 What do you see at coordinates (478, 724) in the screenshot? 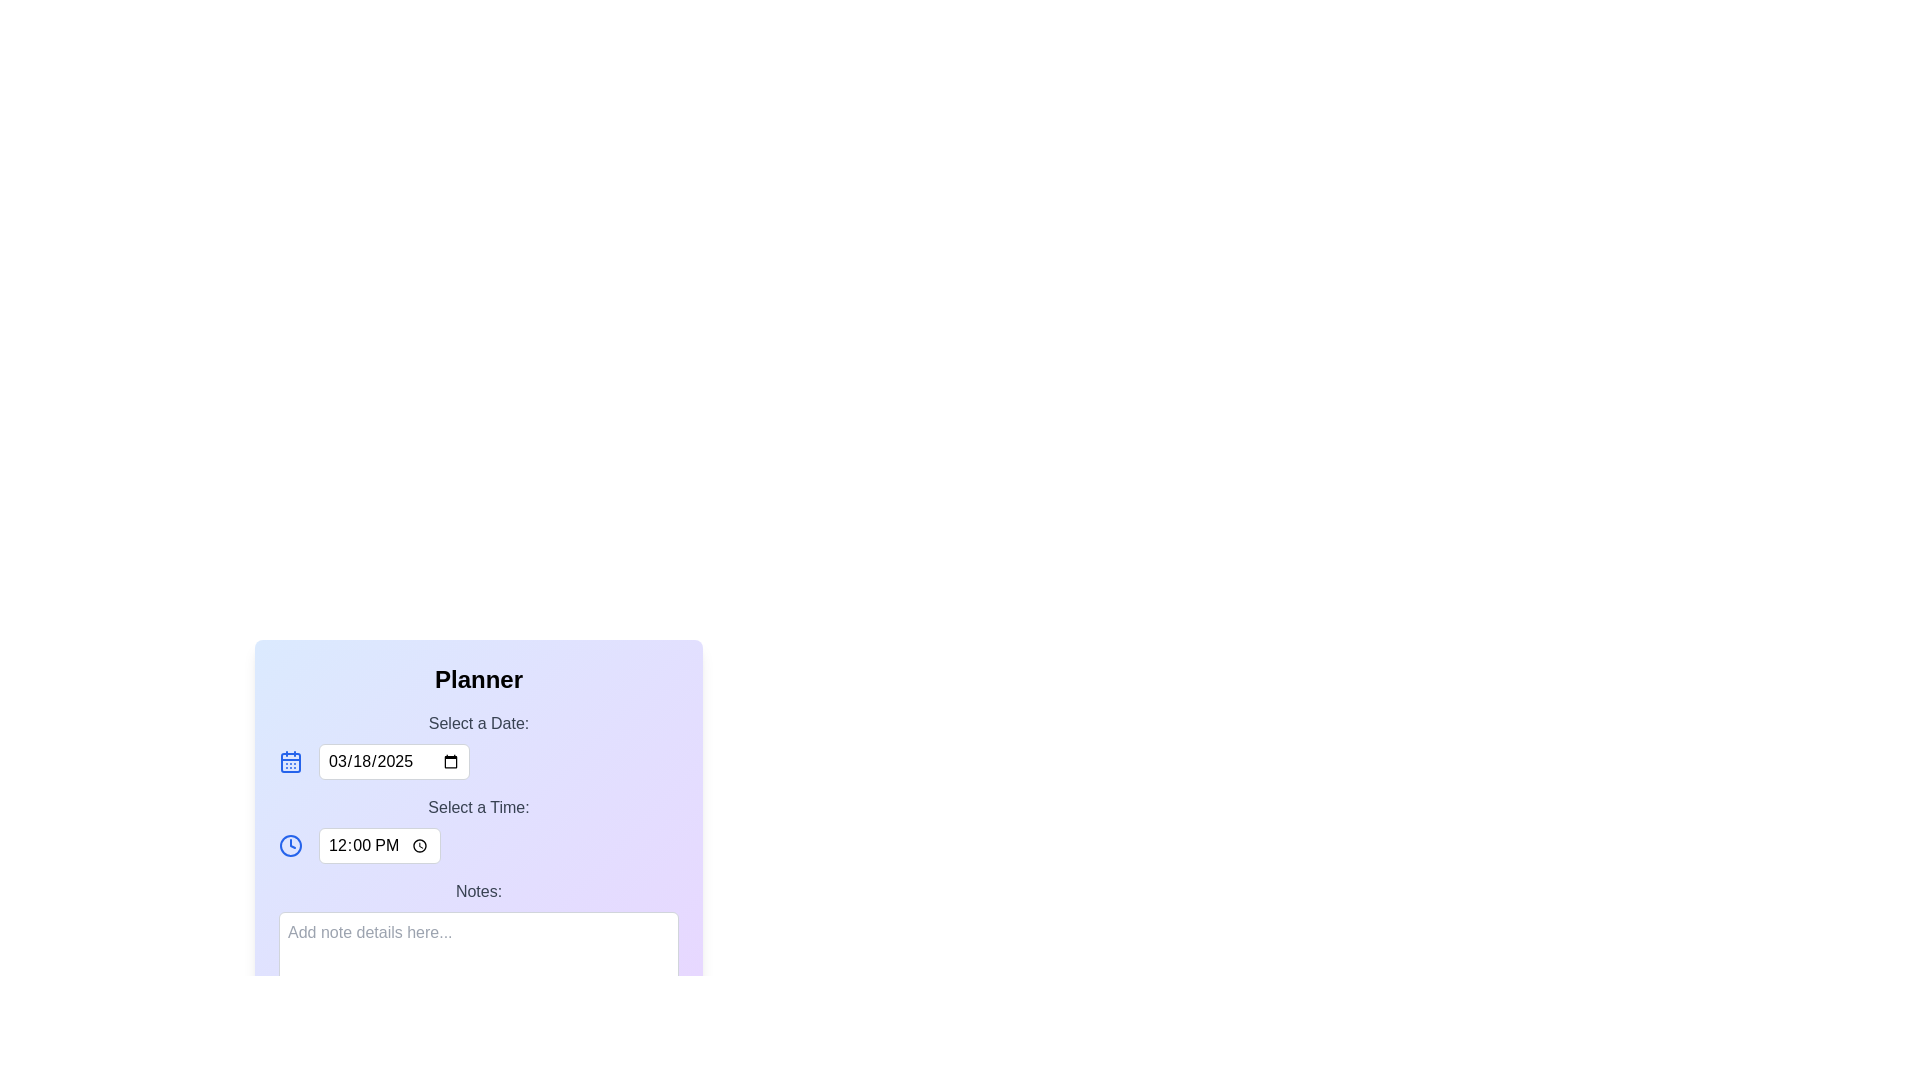
I see `text label that serves as a descriptor for the date input field, positioned above the date picker input control` at bounding box center [478, 724].